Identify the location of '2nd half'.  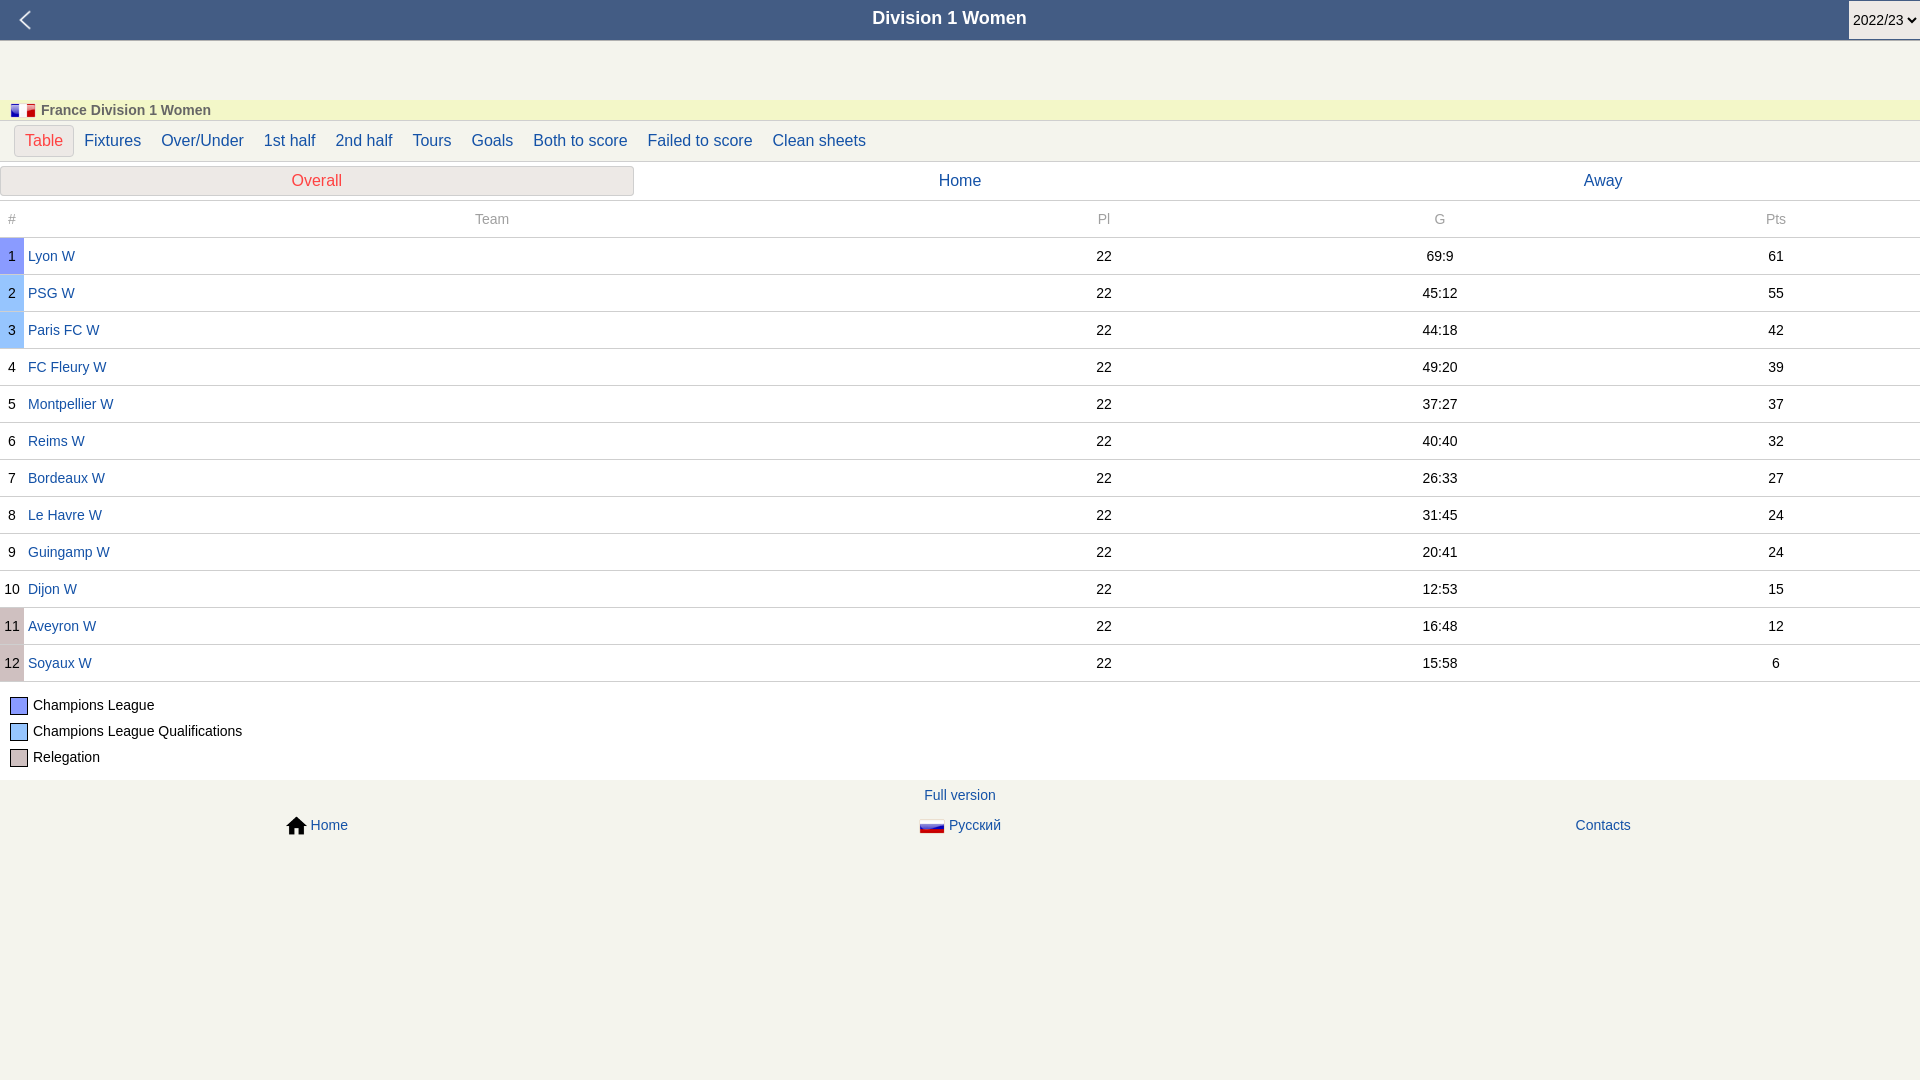
(363, 140).